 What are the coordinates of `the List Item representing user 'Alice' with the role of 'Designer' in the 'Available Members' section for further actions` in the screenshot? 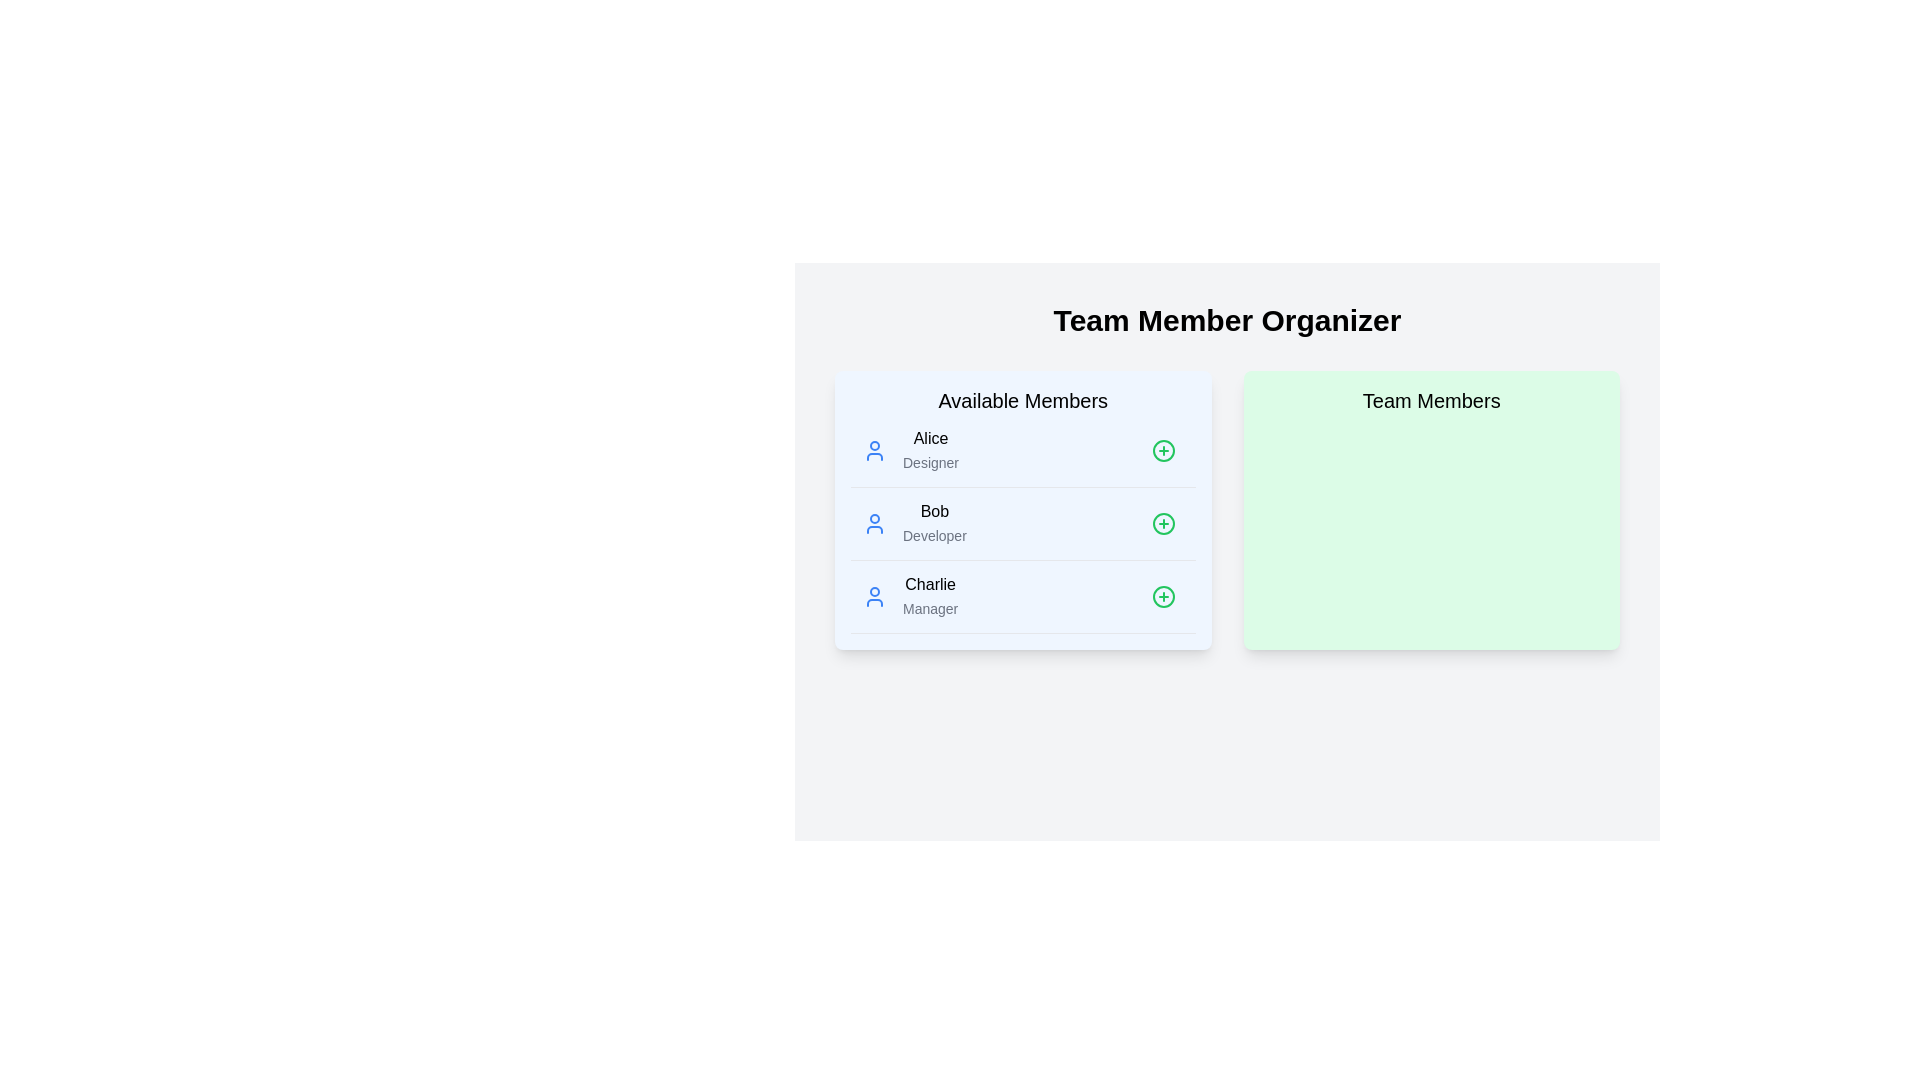 It's located at (910, 451).